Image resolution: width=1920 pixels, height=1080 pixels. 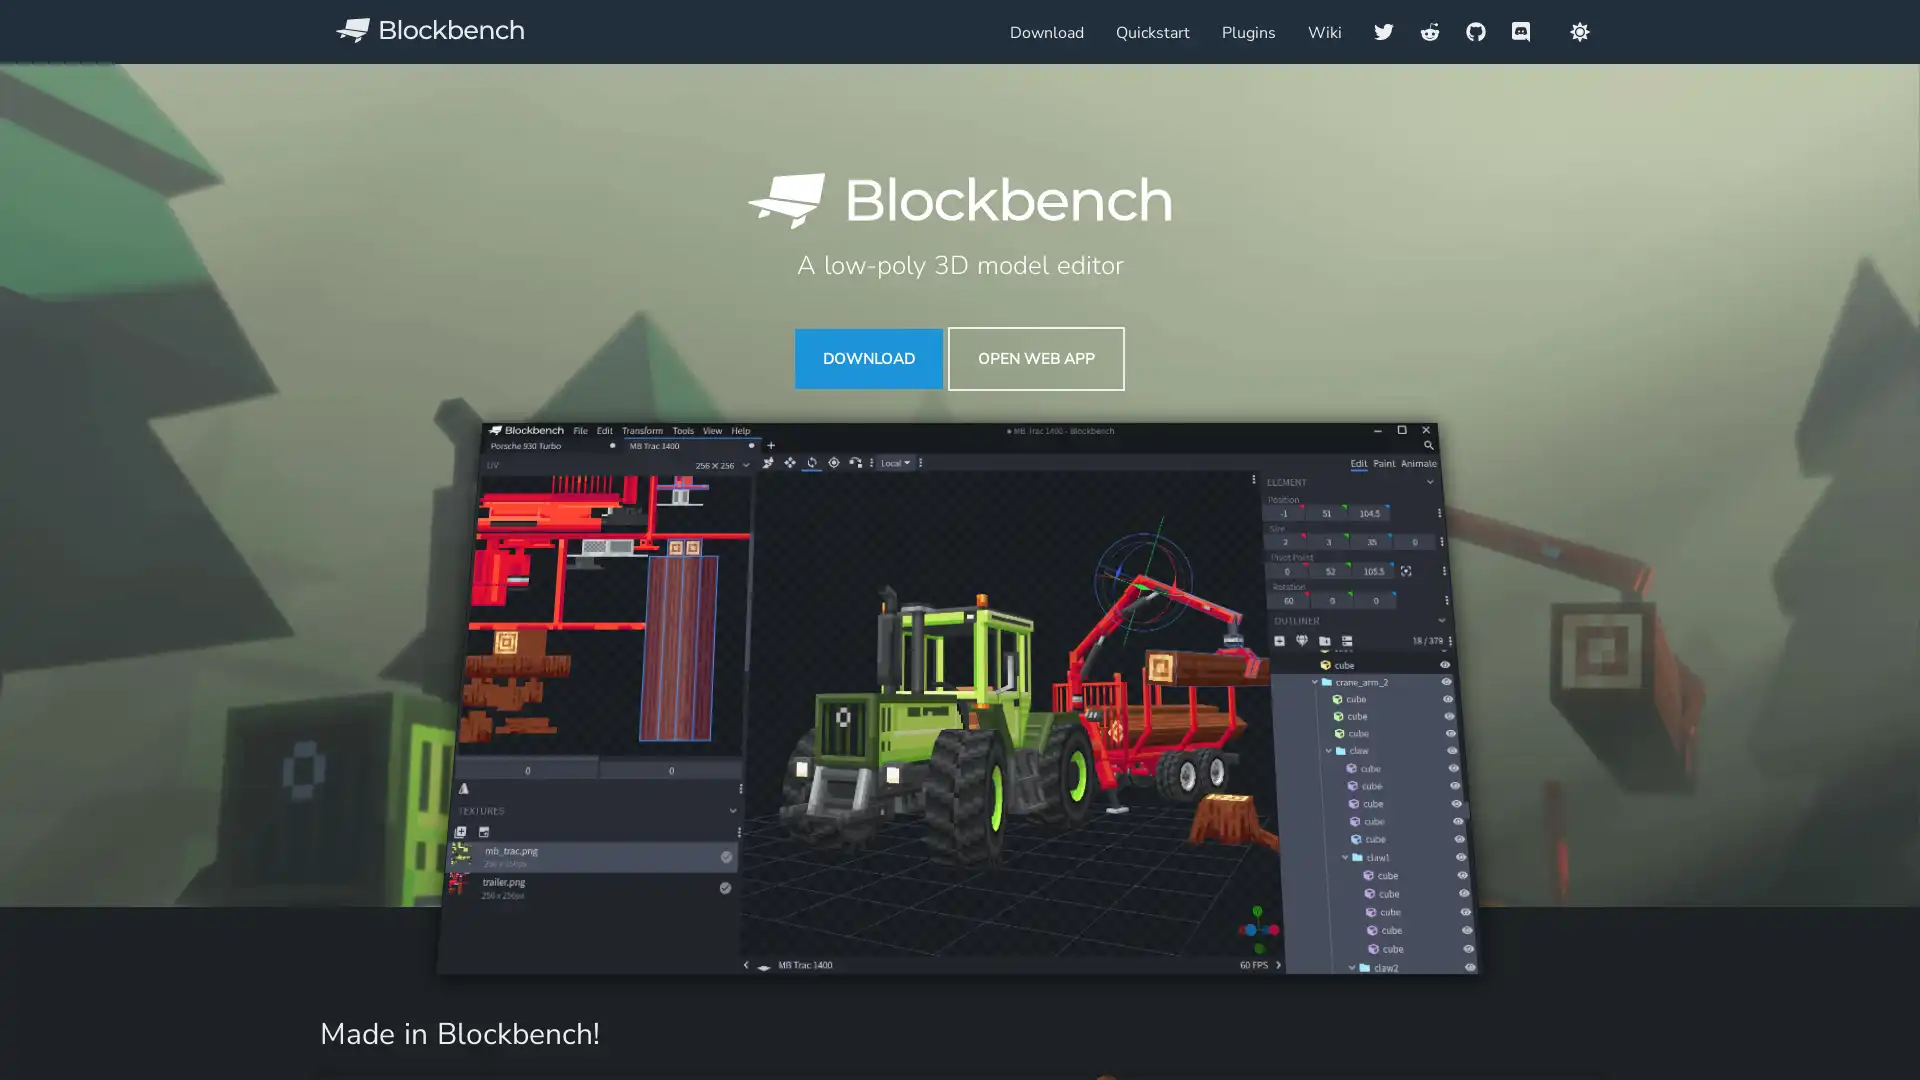 What do you see at coordinates (868, 357) in the screenshot?
I see `DOWNLOAD` at bounding box center [868, 357].